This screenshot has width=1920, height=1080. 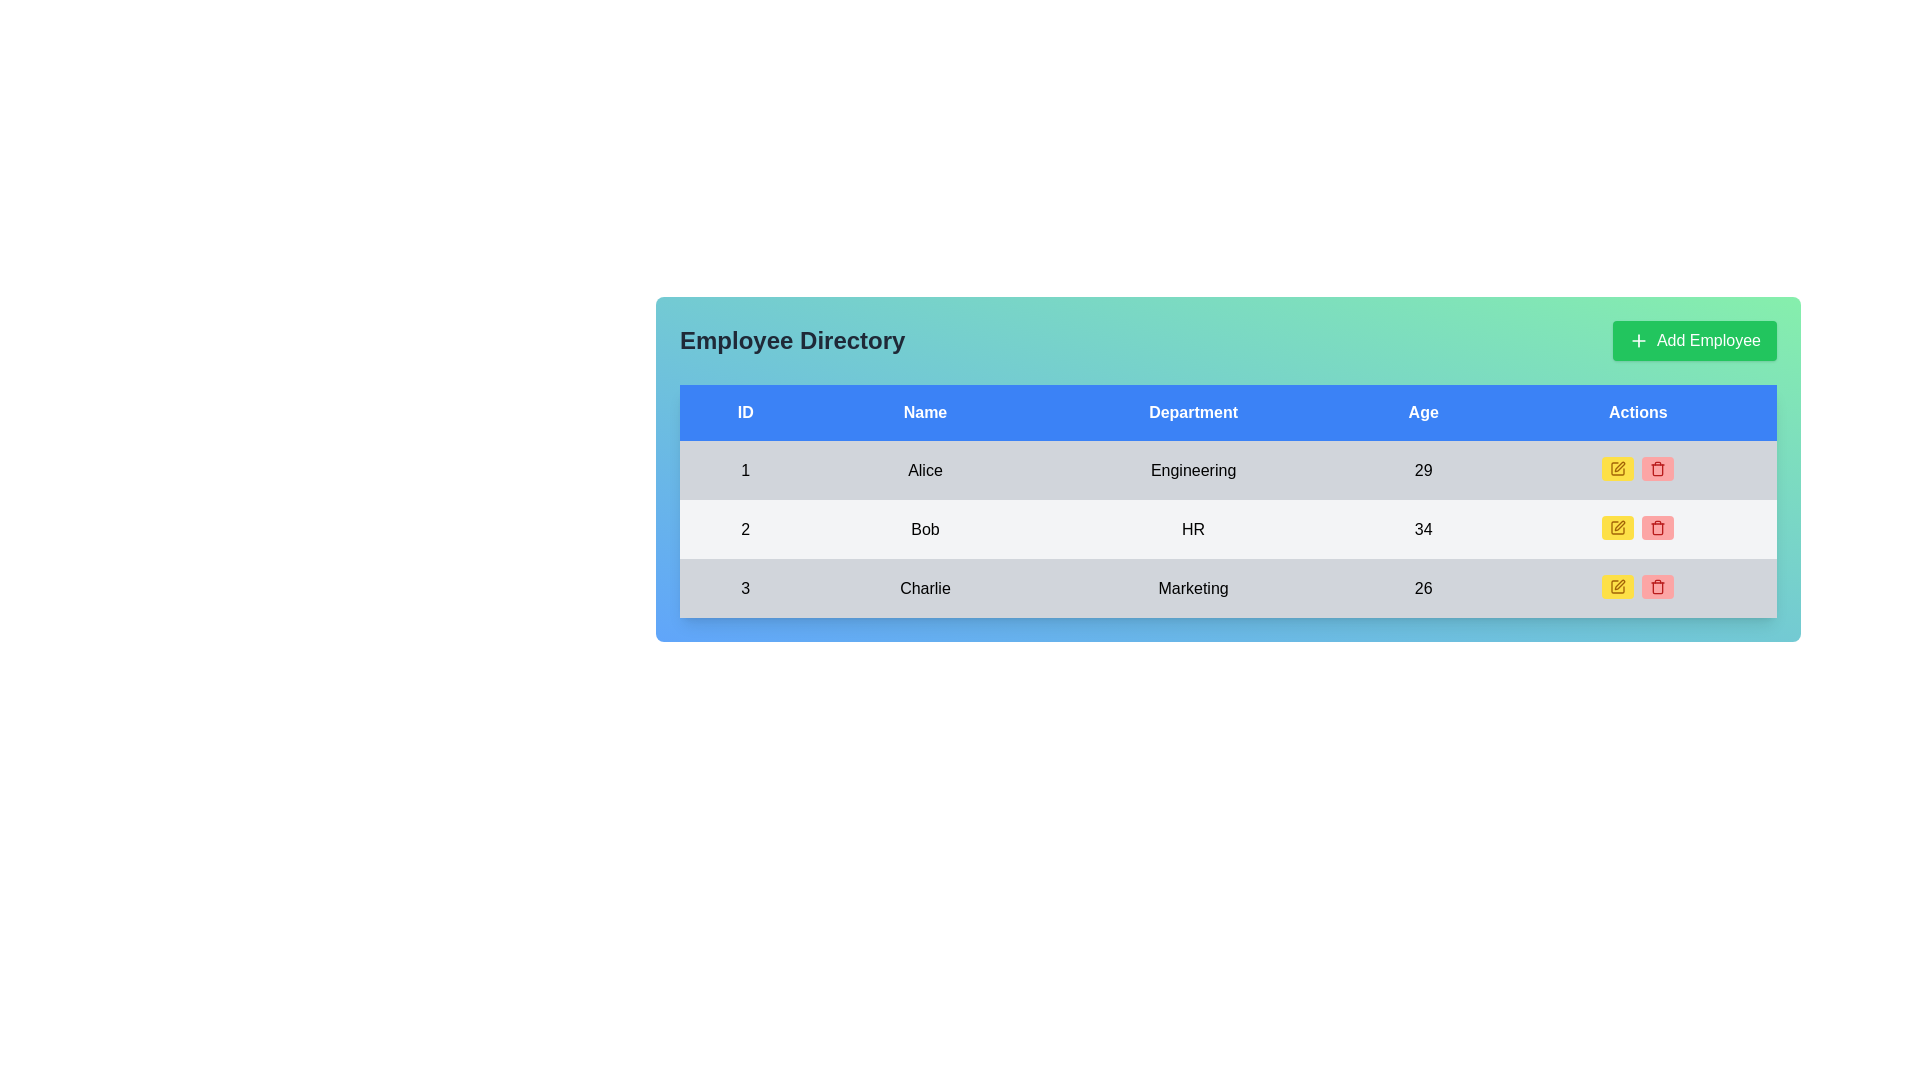 I want to click on the yellow button with a pen icon in the first row of the employee table to initiate the edit action, so click(x=1618, y=469).